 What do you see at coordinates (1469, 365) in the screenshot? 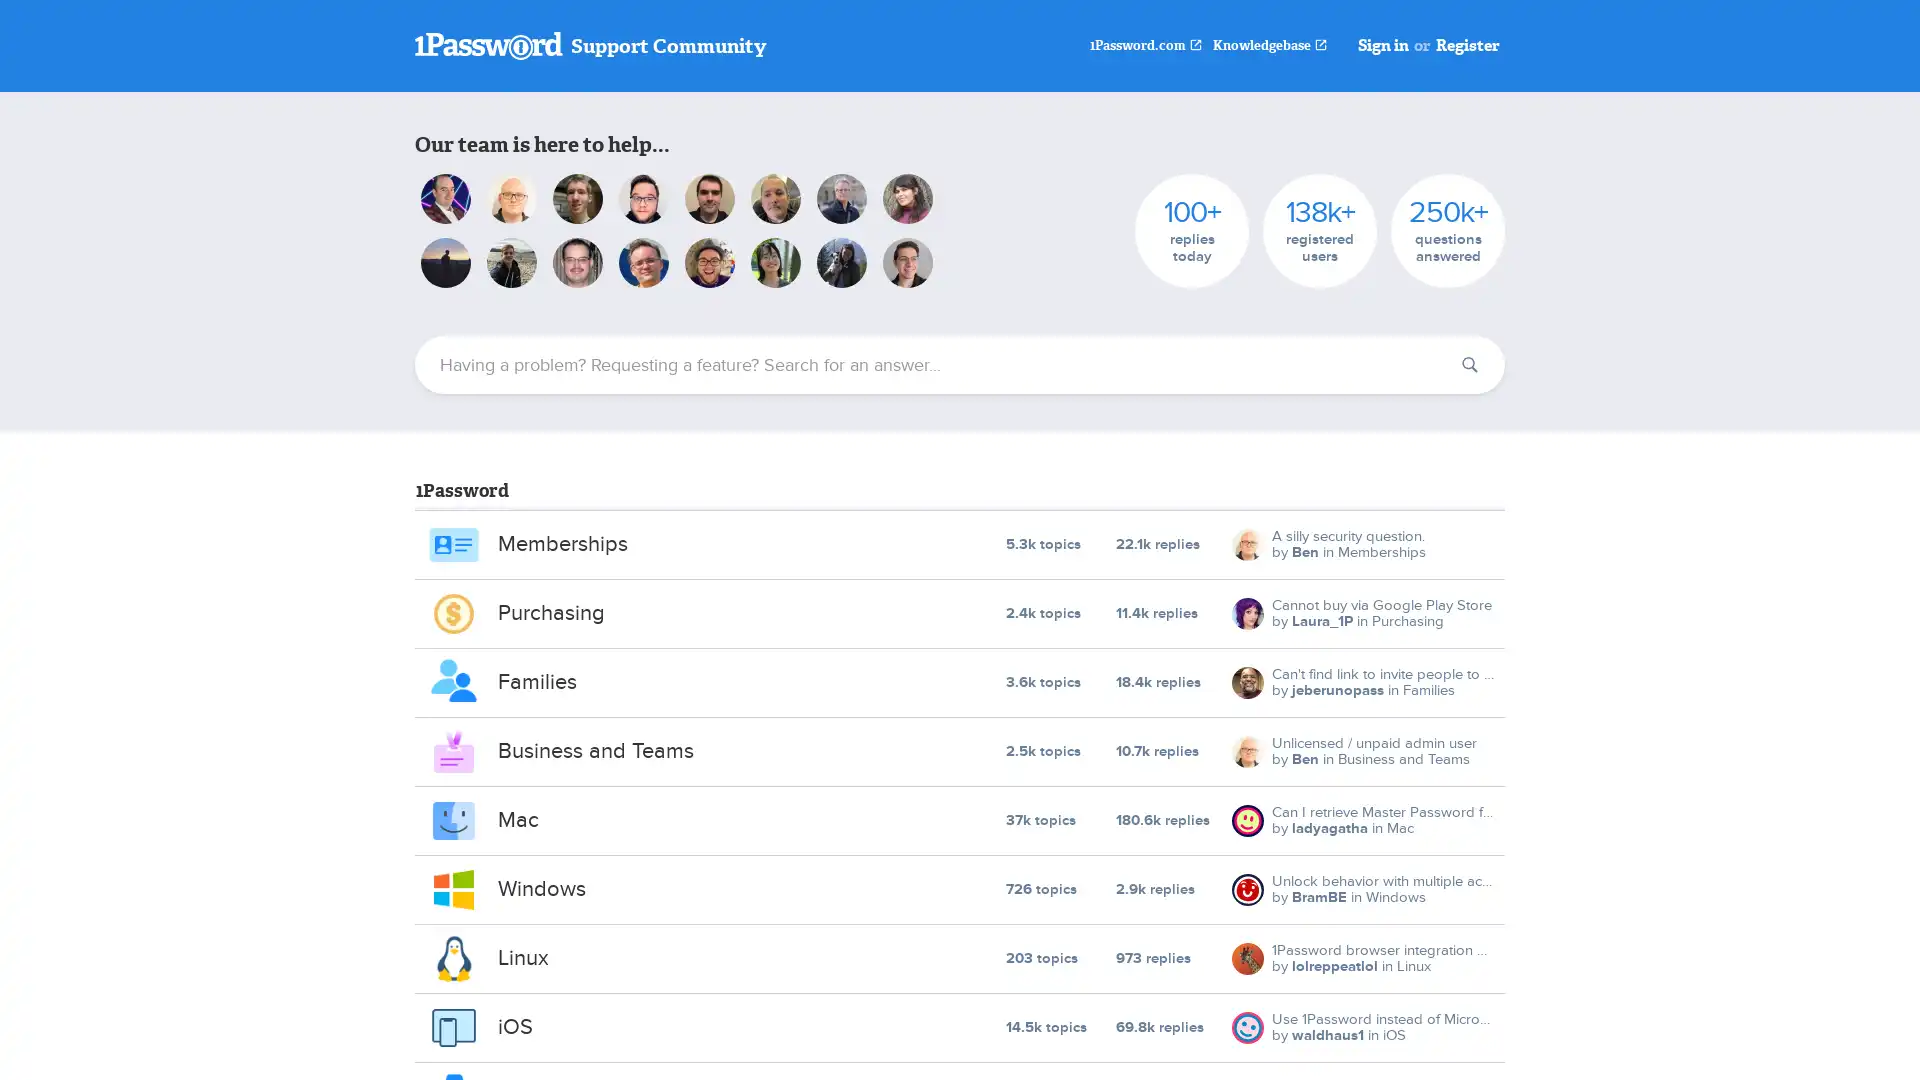
I see `Go` at bounding box center [1469, 365].